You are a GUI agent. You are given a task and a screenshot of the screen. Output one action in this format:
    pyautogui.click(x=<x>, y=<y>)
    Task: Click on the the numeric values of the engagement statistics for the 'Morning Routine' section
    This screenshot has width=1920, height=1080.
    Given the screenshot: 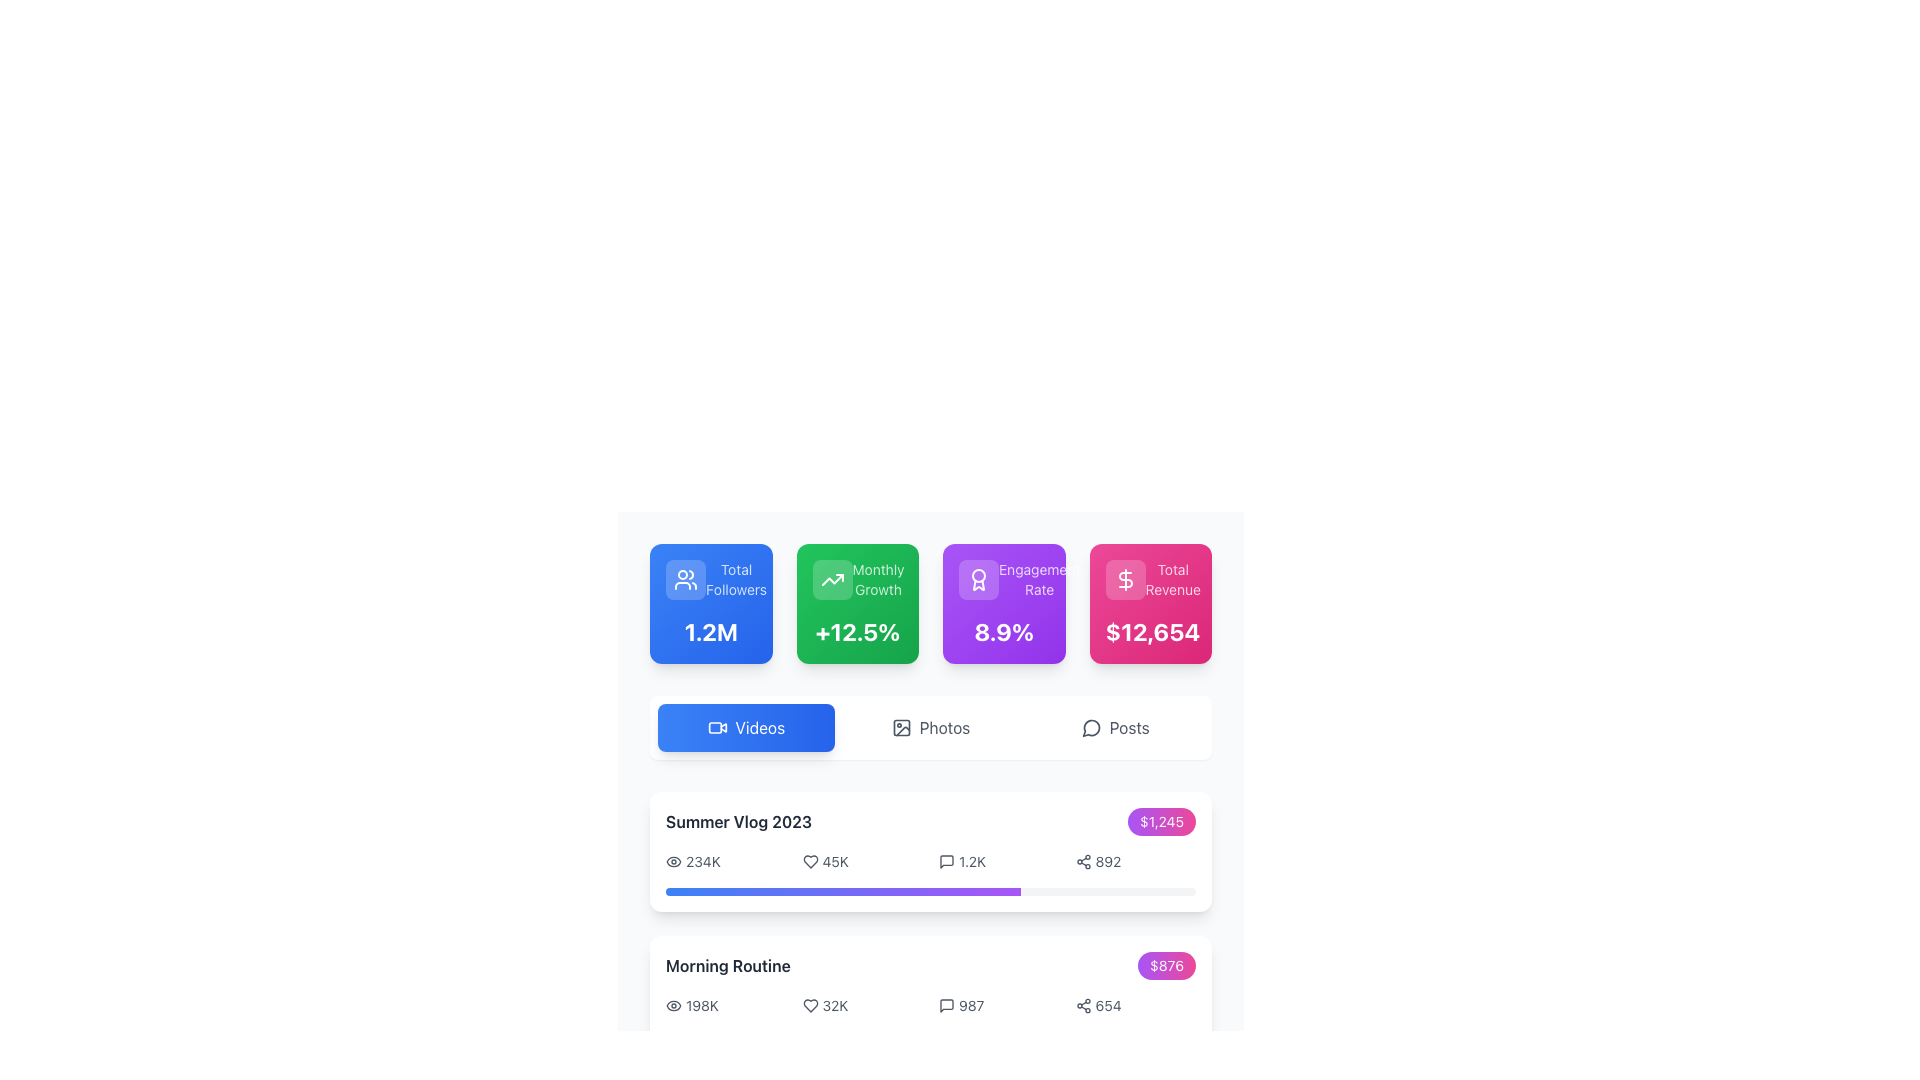 What is the action you would take?
    pyautogui.click(x=930, y=1006)
    